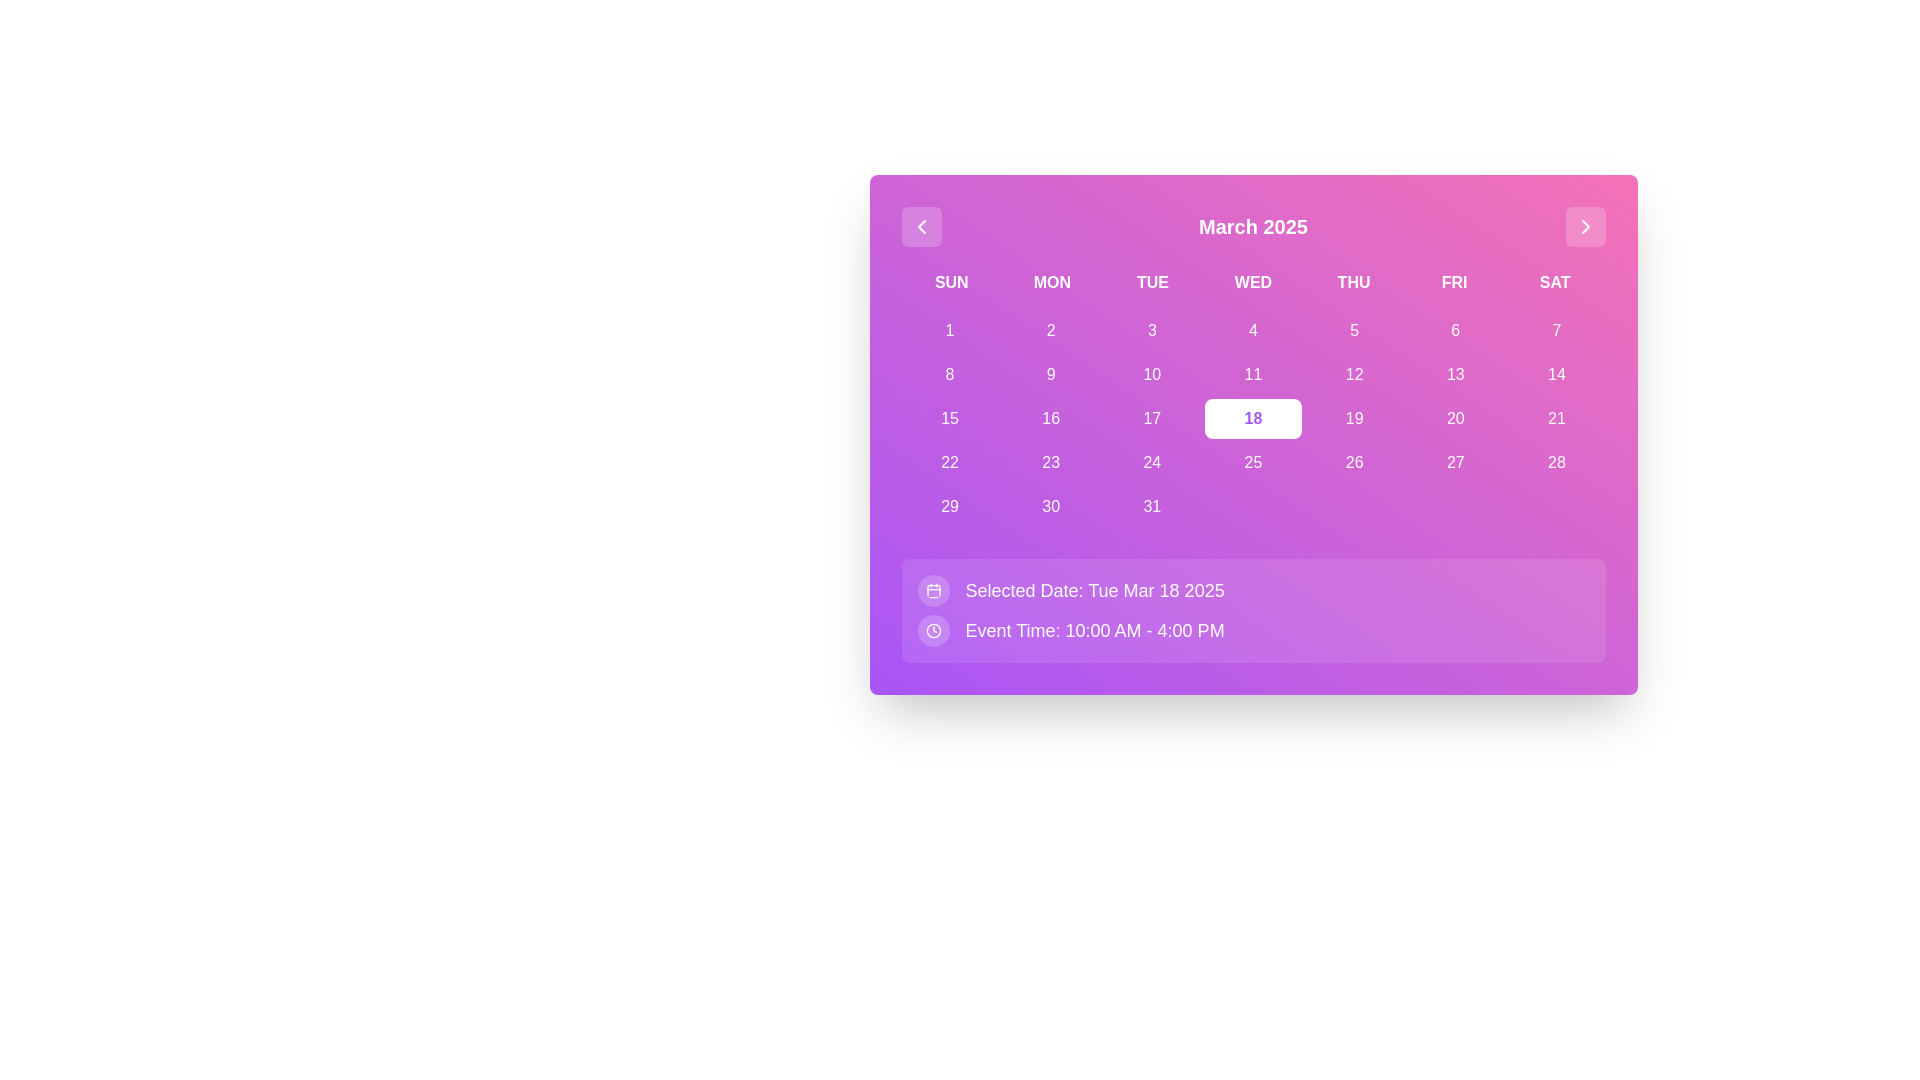 The width and height of the screenshot is (1920, 1080). I want to click on the rectangular button displaying the text '27' in white with a light purple background, located in the last row, second from last column of the grid, so click(1455, 462).